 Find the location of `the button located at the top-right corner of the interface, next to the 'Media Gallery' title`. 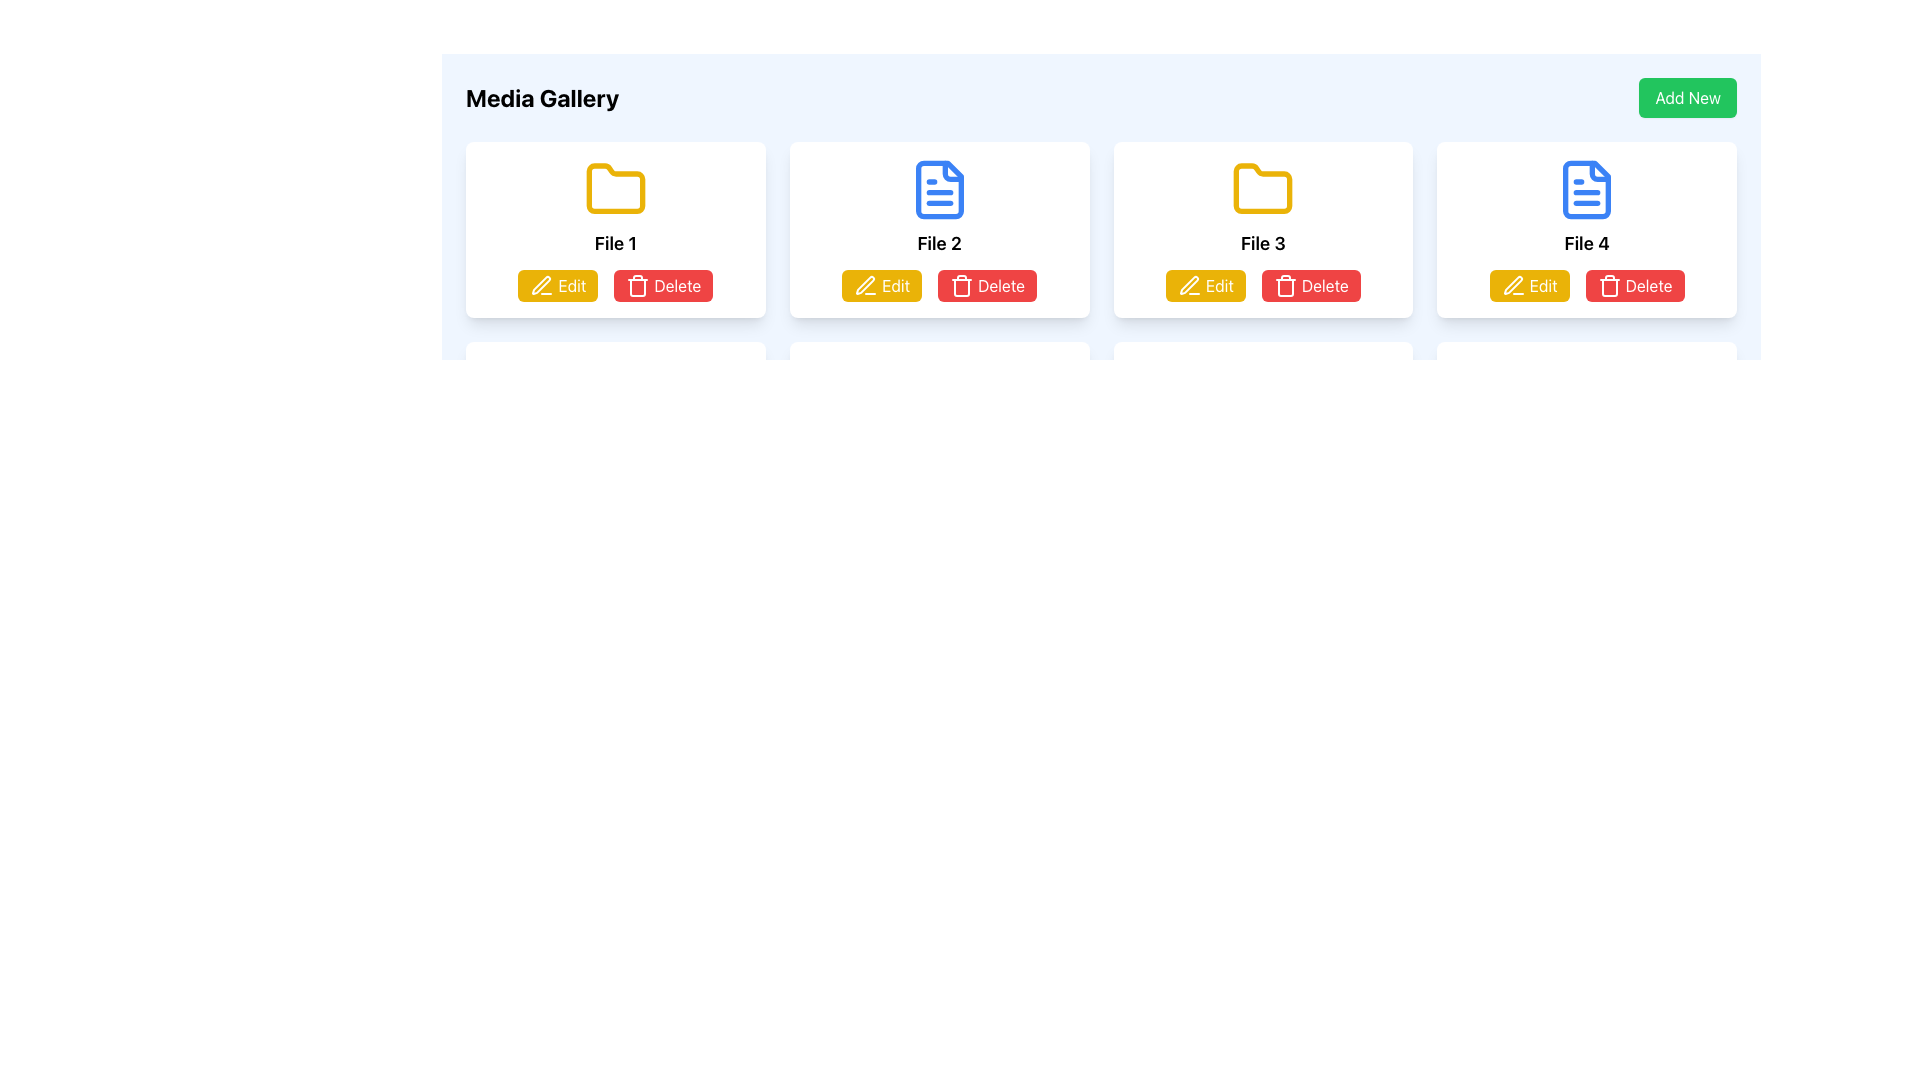

the button located at the top-right corner of the interface, next to the 'Media Gallery' title is located at coordinates (1687, 97).